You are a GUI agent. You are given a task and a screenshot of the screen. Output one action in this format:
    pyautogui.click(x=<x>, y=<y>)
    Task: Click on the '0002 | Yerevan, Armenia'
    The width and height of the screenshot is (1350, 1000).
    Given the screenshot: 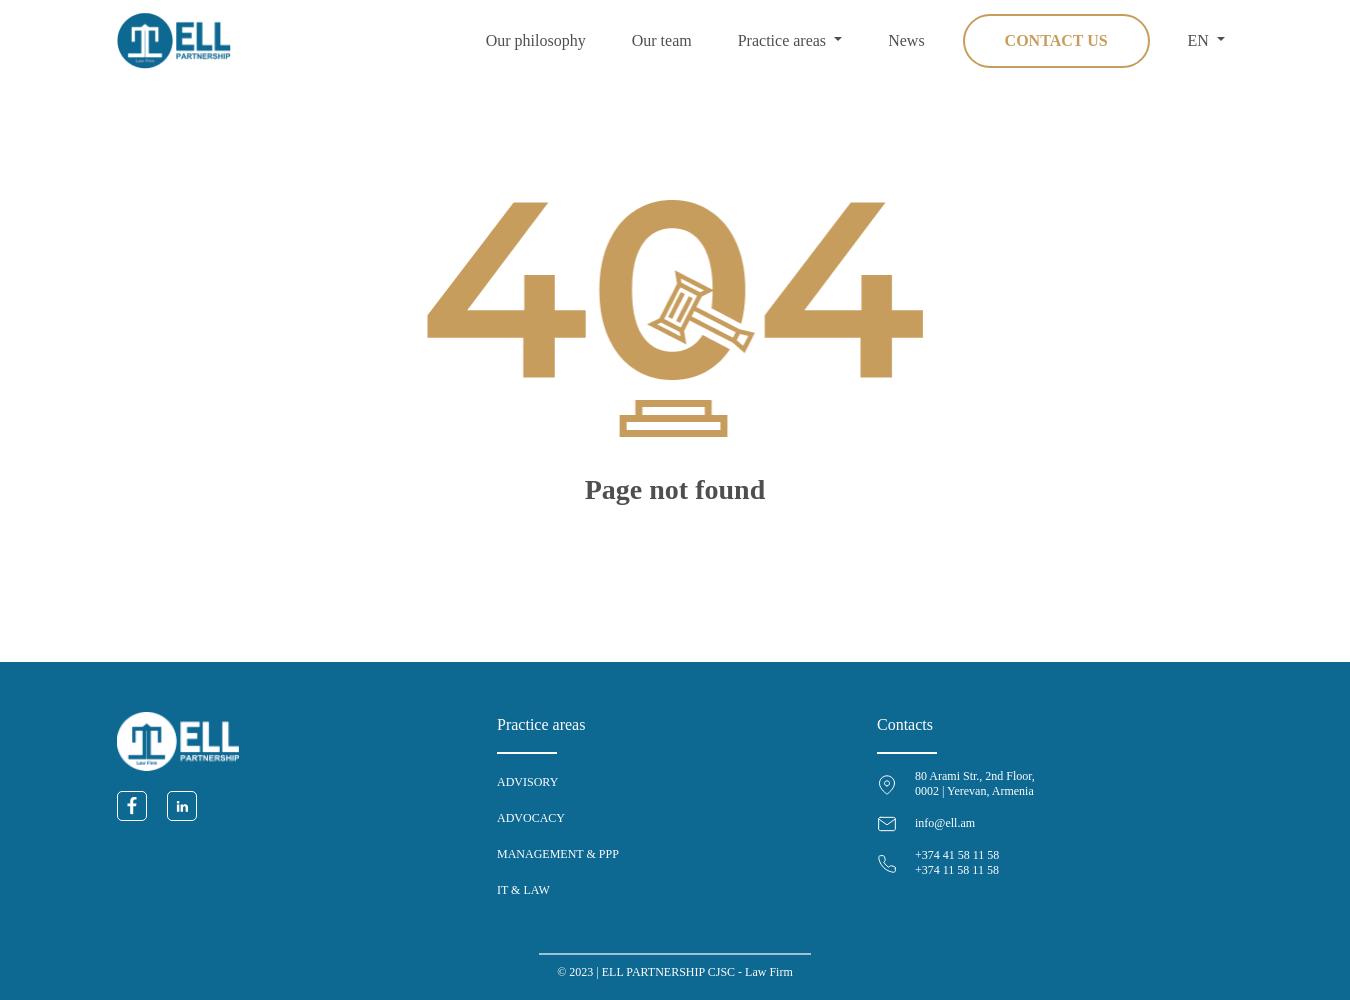 What is the action you would take?
    pyautogui.click(x=914, y=791)
    